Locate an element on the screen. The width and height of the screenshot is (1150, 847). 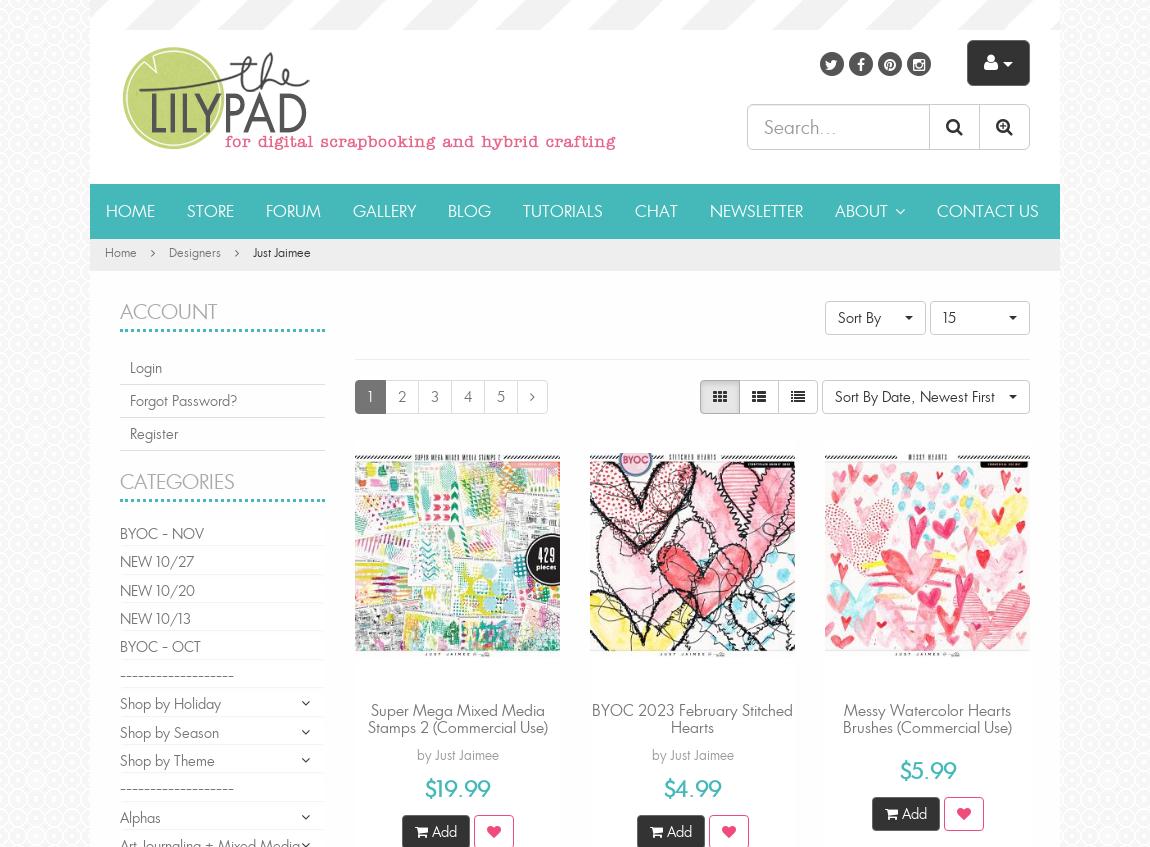
'Categories' is located at coordinates (176, 480).